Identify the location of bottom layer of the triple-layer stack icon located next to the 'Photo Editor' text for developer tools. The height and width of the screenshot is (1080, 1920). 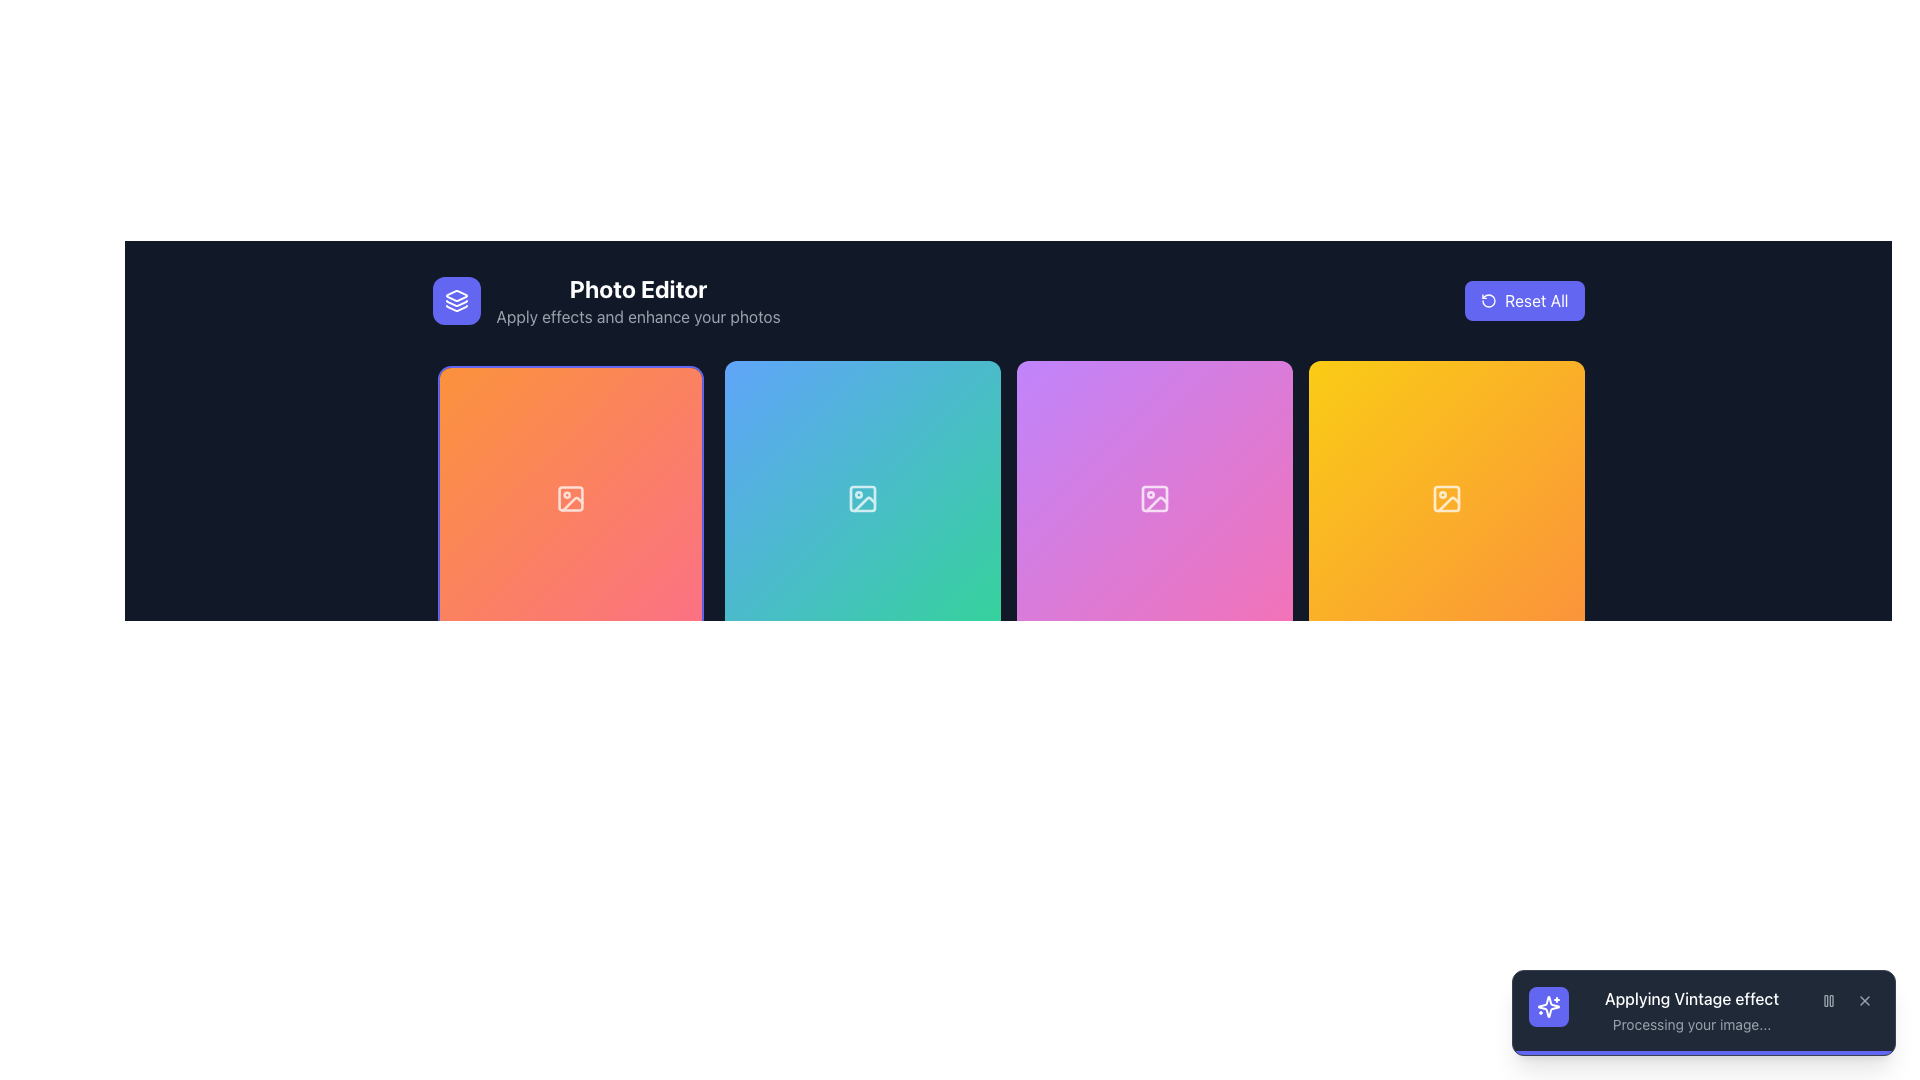
(455, 308).